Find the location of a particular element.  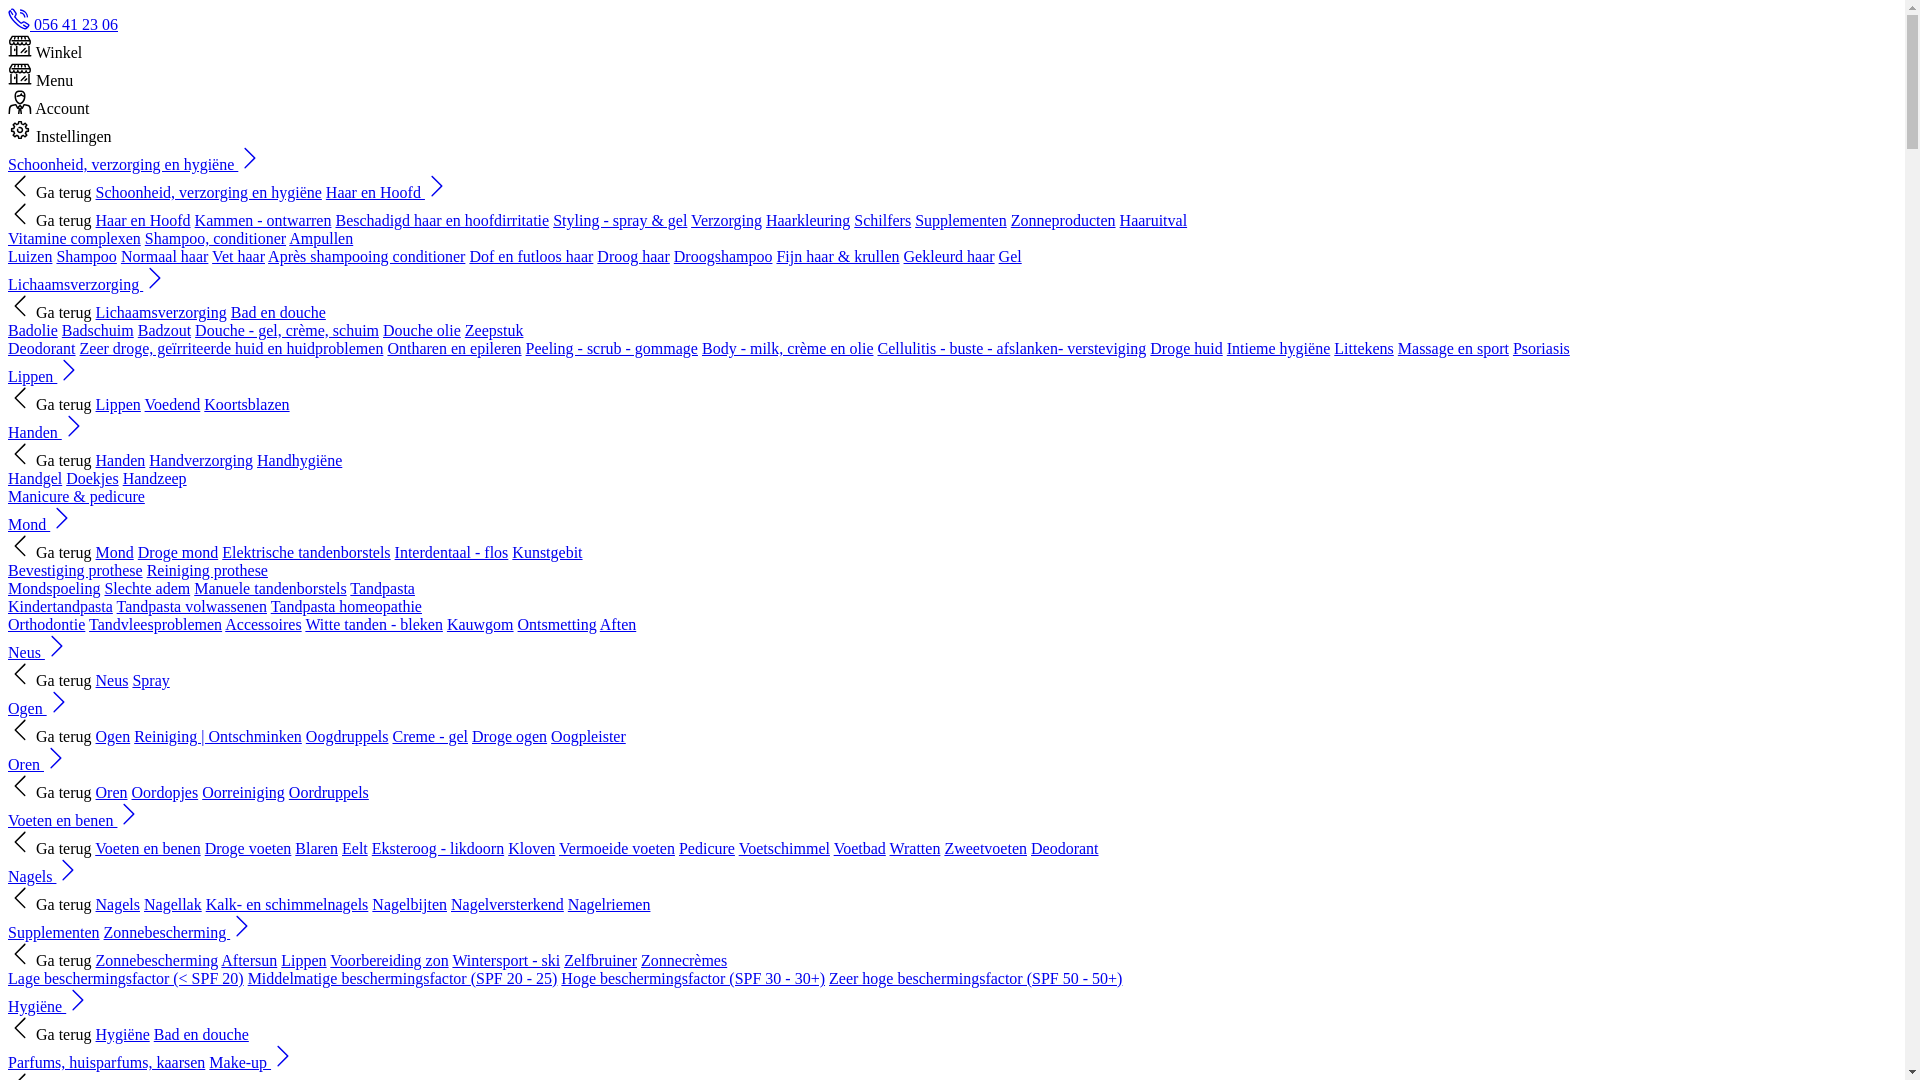

'Nagels' is located at coordinates (43, 875).